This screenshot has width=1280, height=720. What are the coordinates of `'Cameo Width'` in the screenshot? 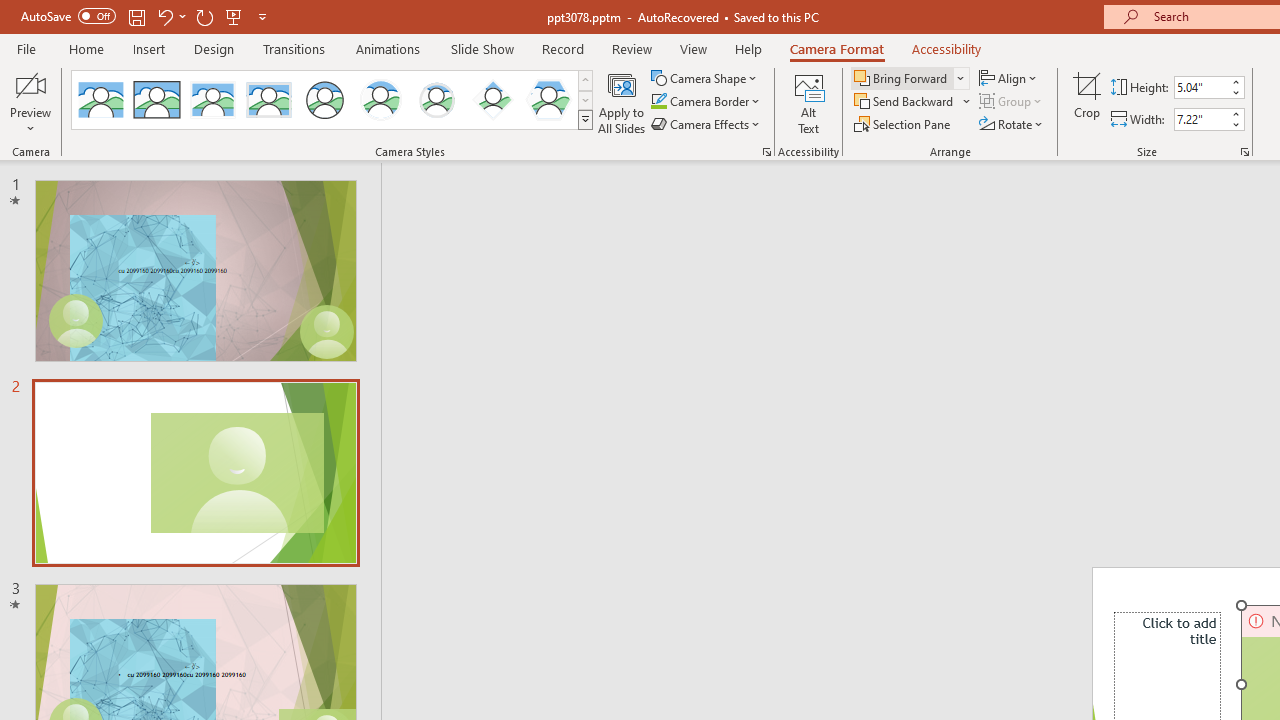 It's located at (1200, 119).